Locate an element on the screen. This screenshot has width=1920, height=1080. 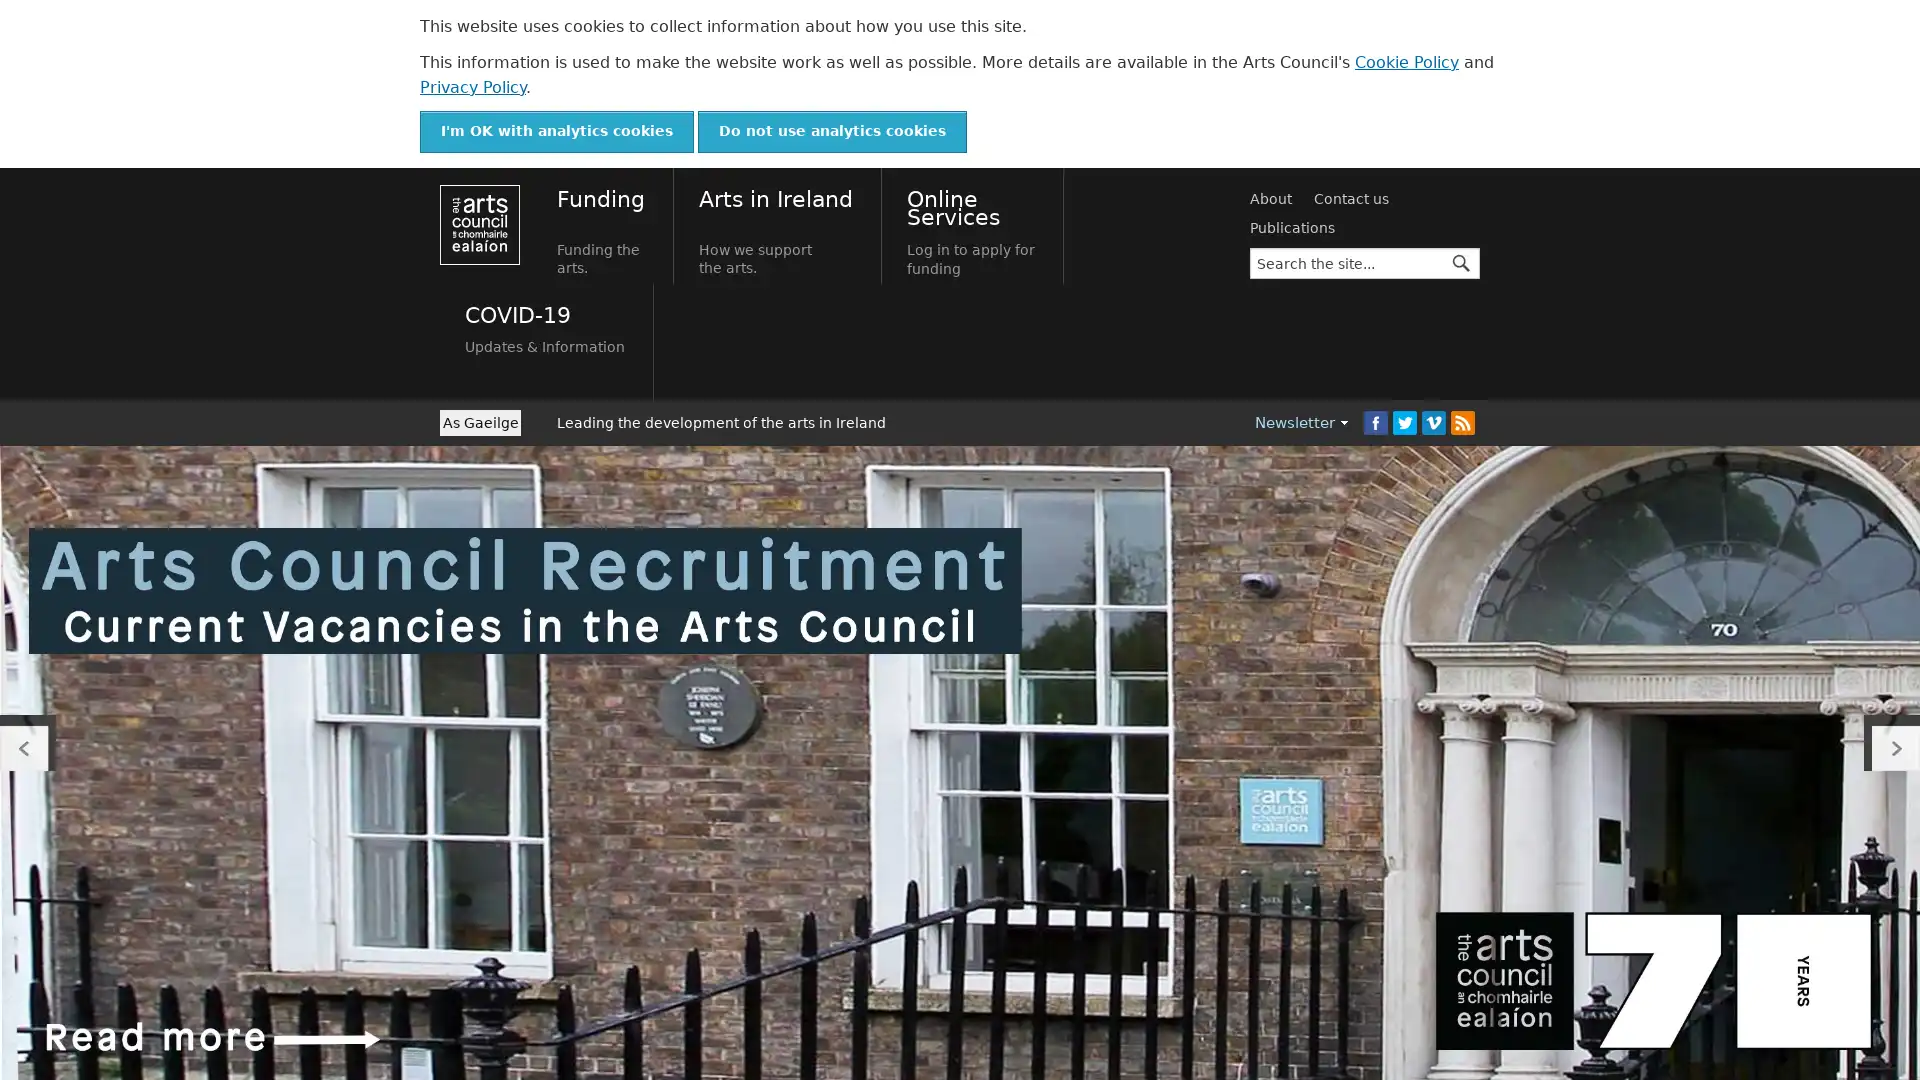
I'm OK with analytics cookies is located at coordinates (556, 131).